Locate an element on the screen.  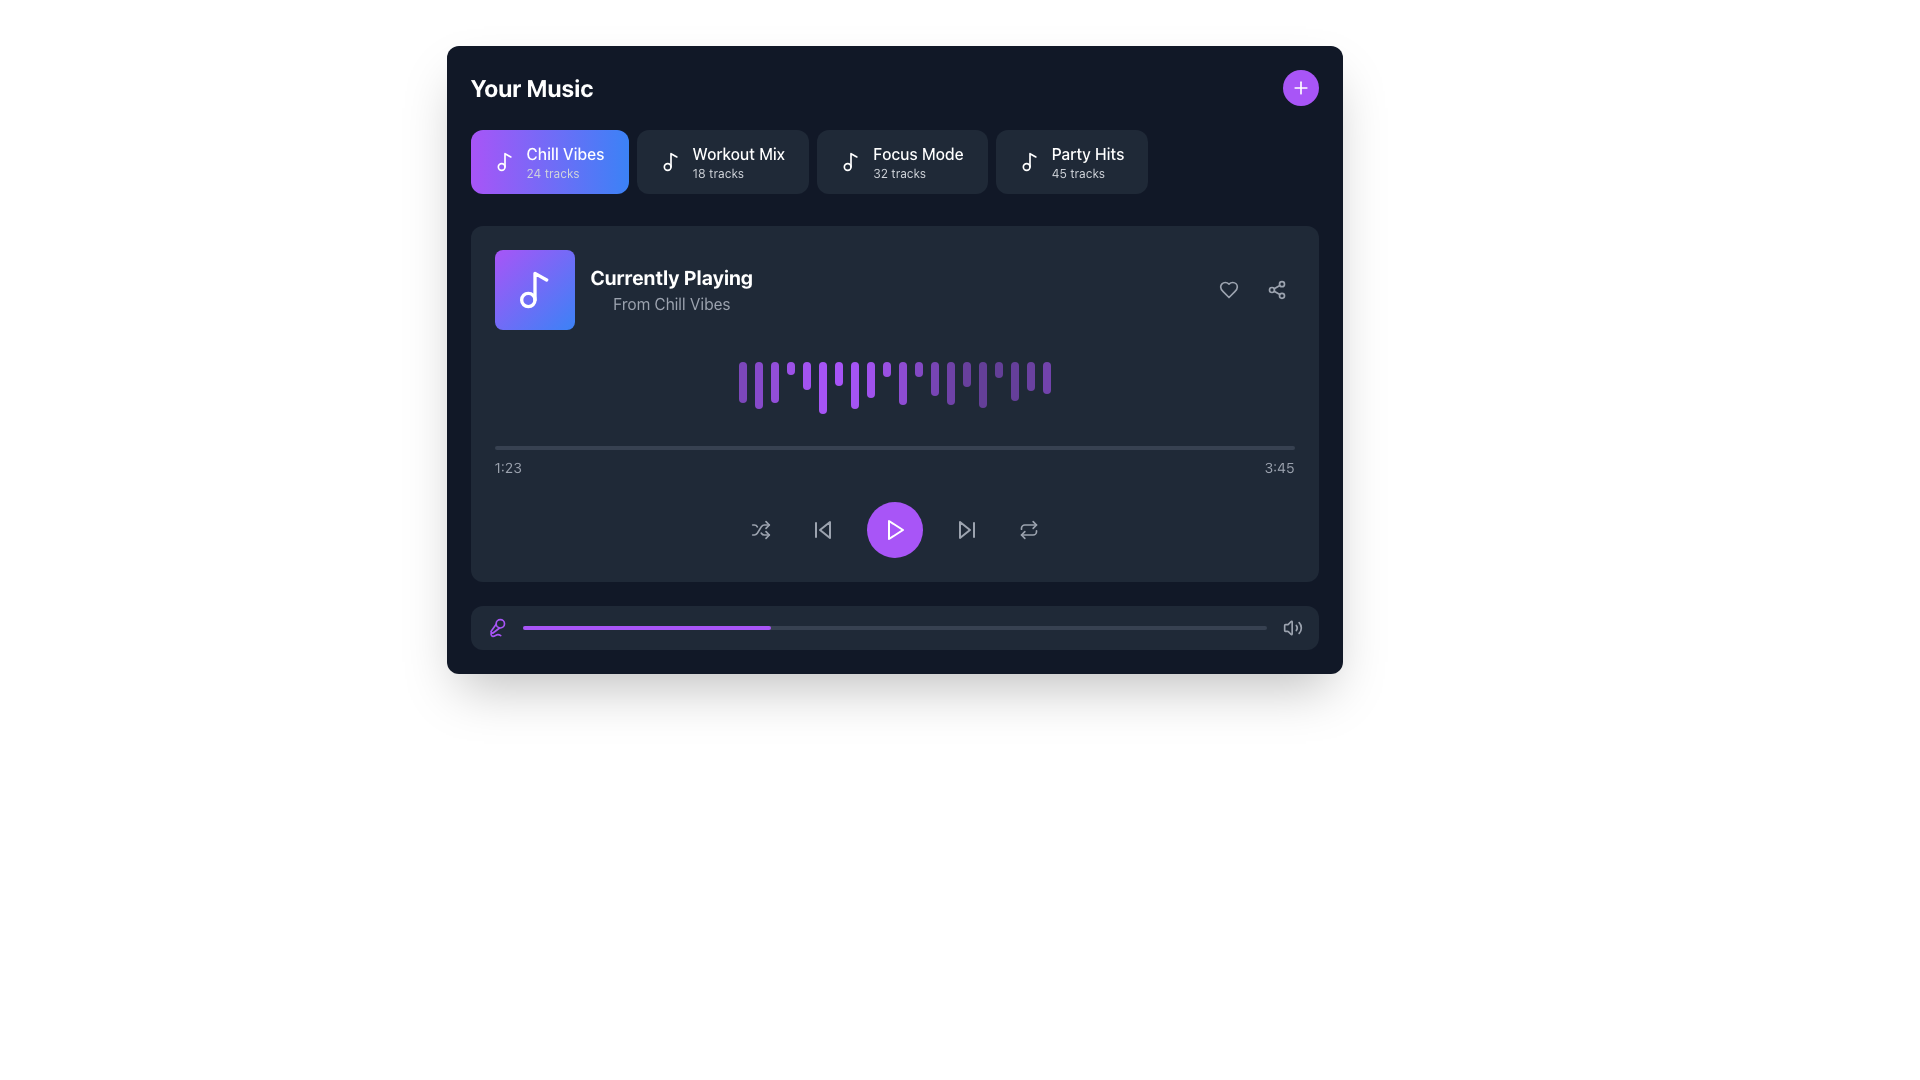
playback time is located at coordinates (952, 447).